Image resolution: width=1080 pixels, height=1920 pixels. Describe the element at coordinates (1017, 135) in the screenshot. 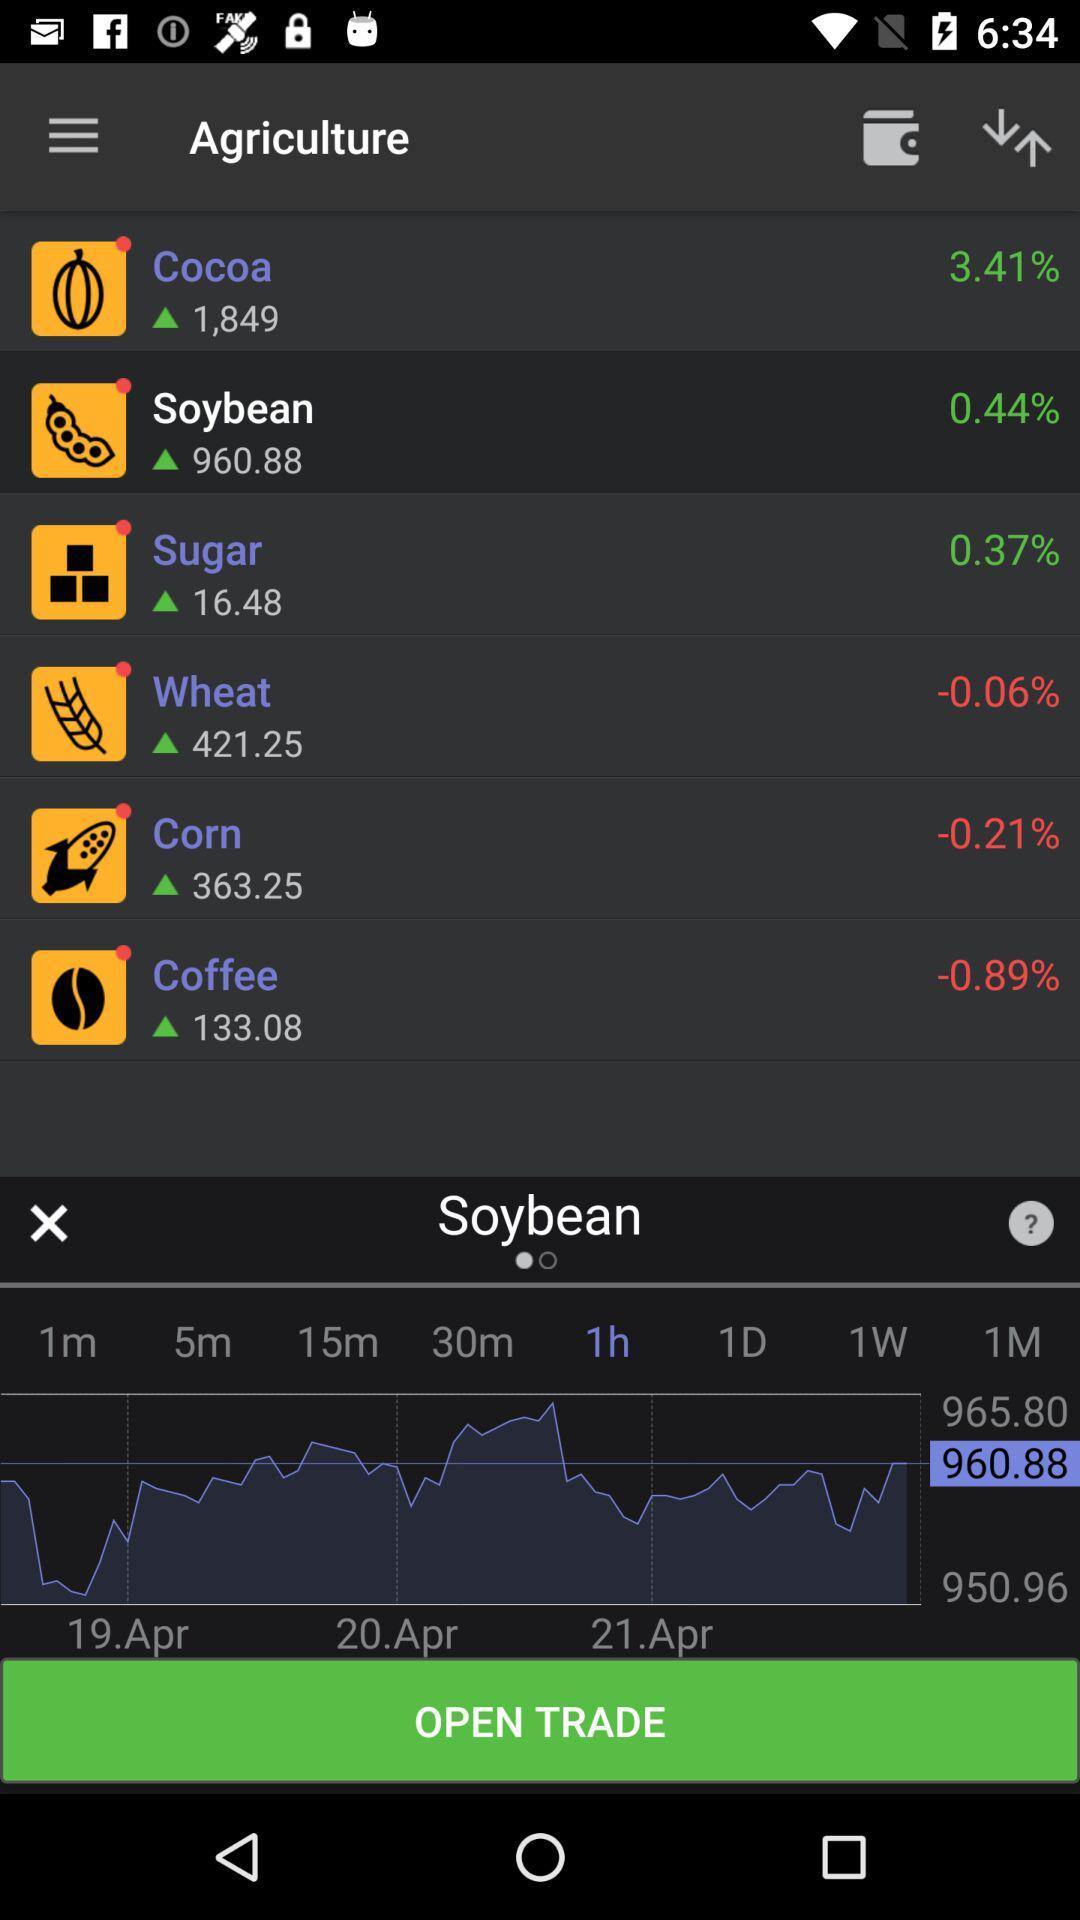

I see `up or down` at that location.